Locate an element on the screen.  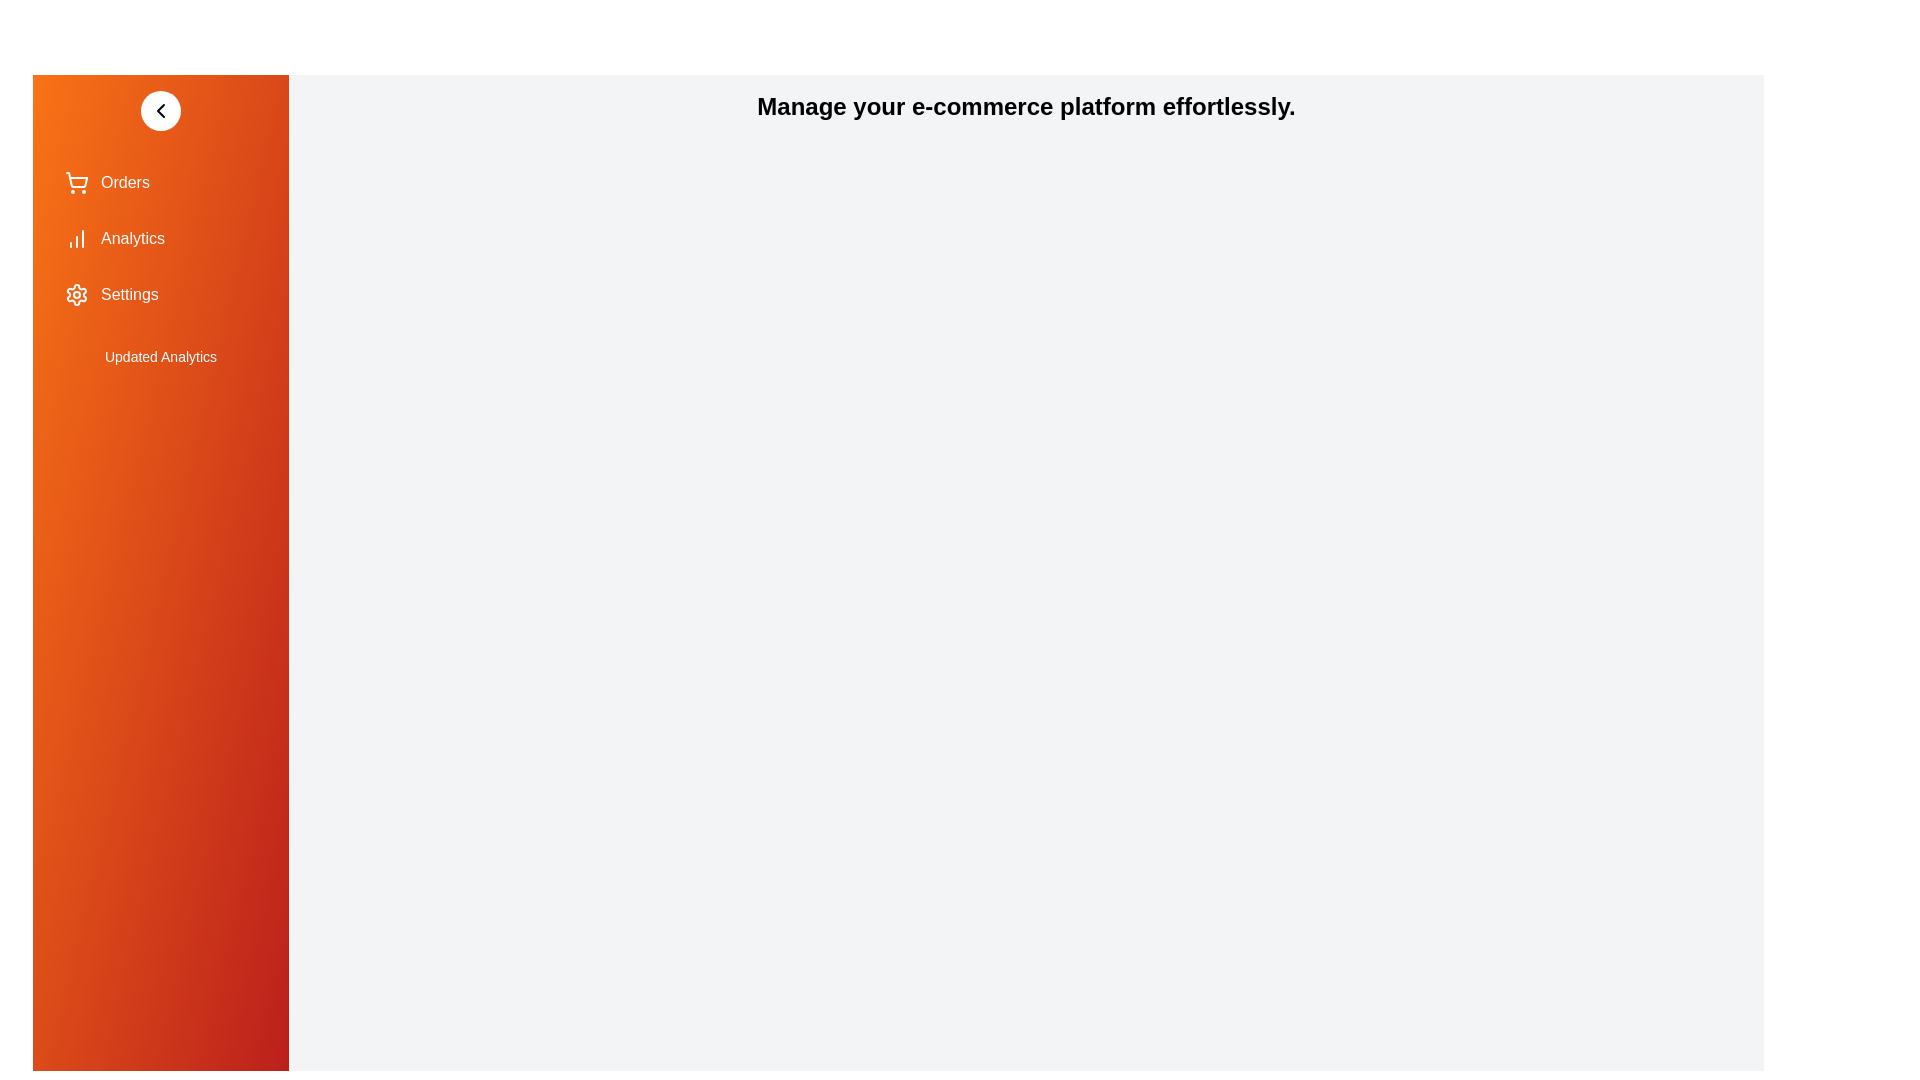
the 'Orders' menu item to navigate to the Orders section is located at coordinates (161, 182).